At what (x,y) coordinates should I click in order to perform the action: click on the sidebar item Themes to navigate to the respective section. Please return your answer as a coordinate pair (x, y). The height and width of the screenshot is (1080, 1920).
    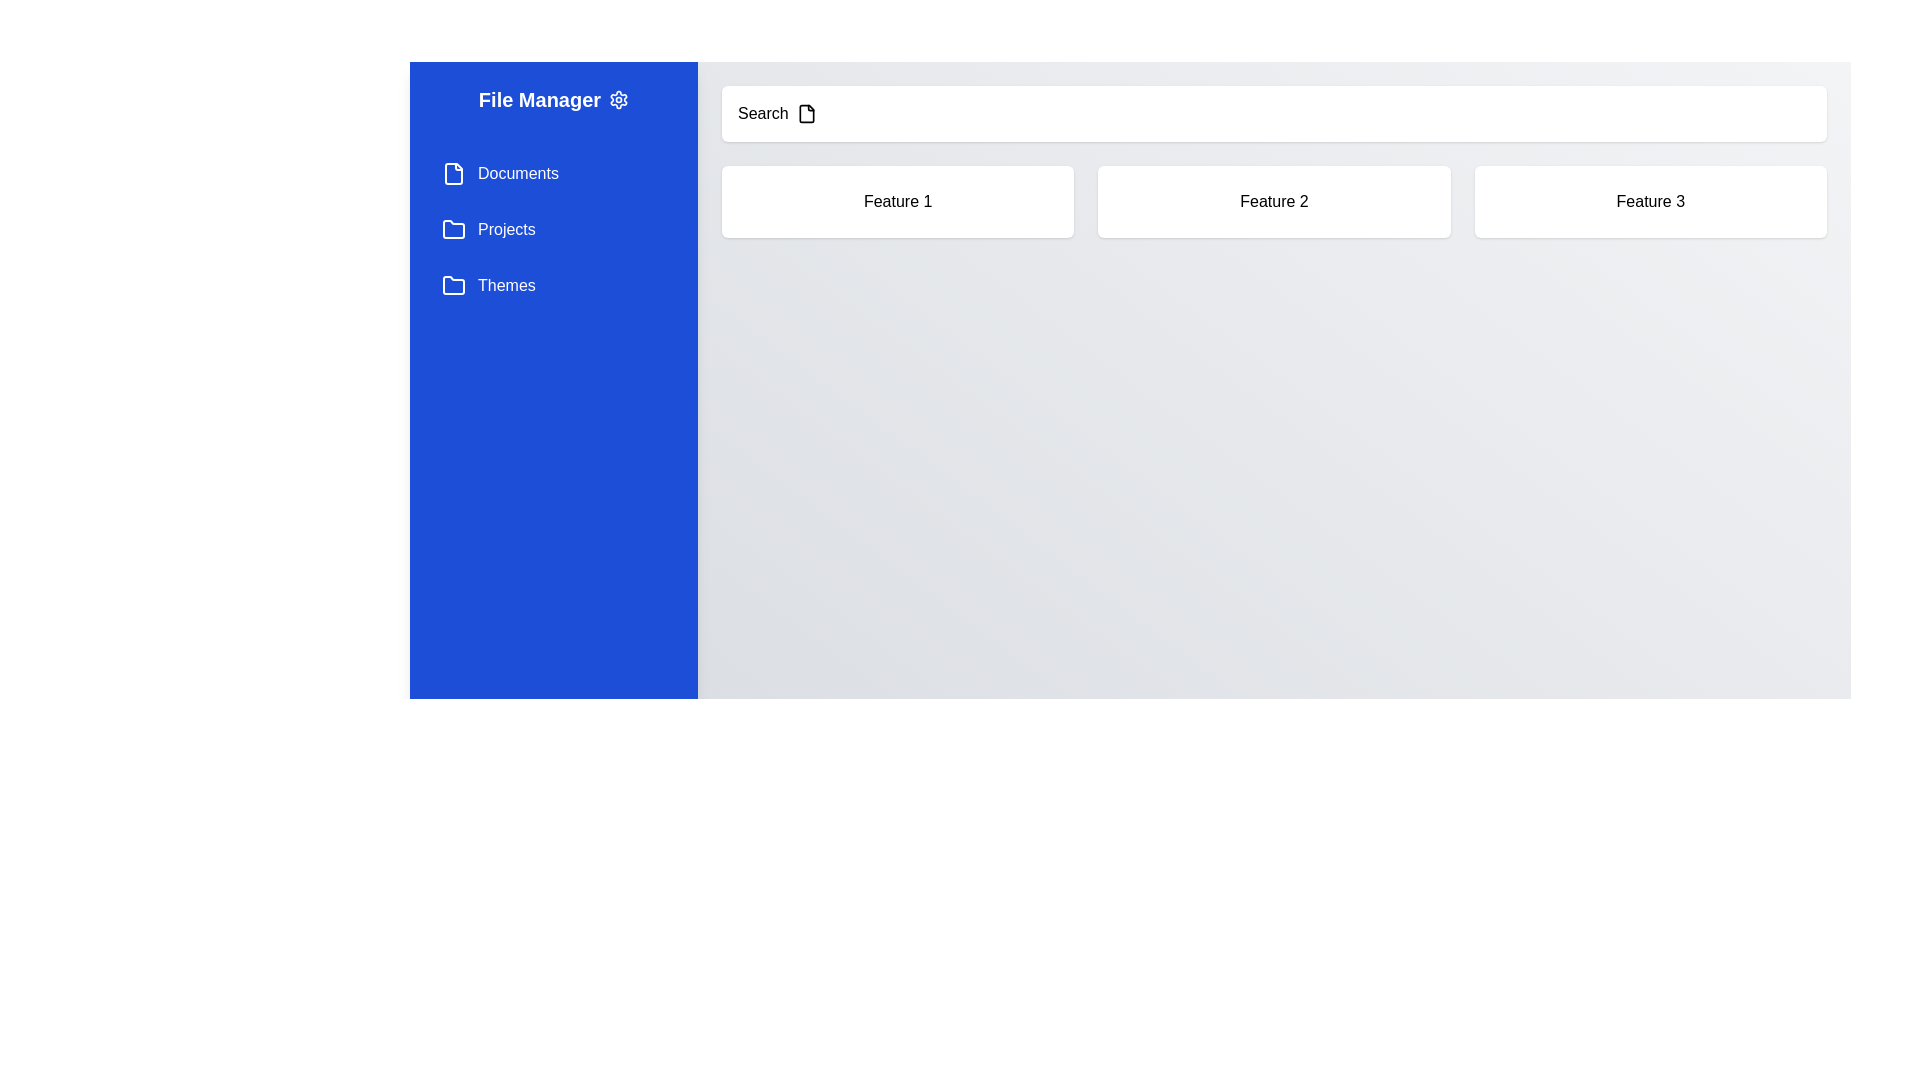
    Looking at the image, I should click on (553, 285).